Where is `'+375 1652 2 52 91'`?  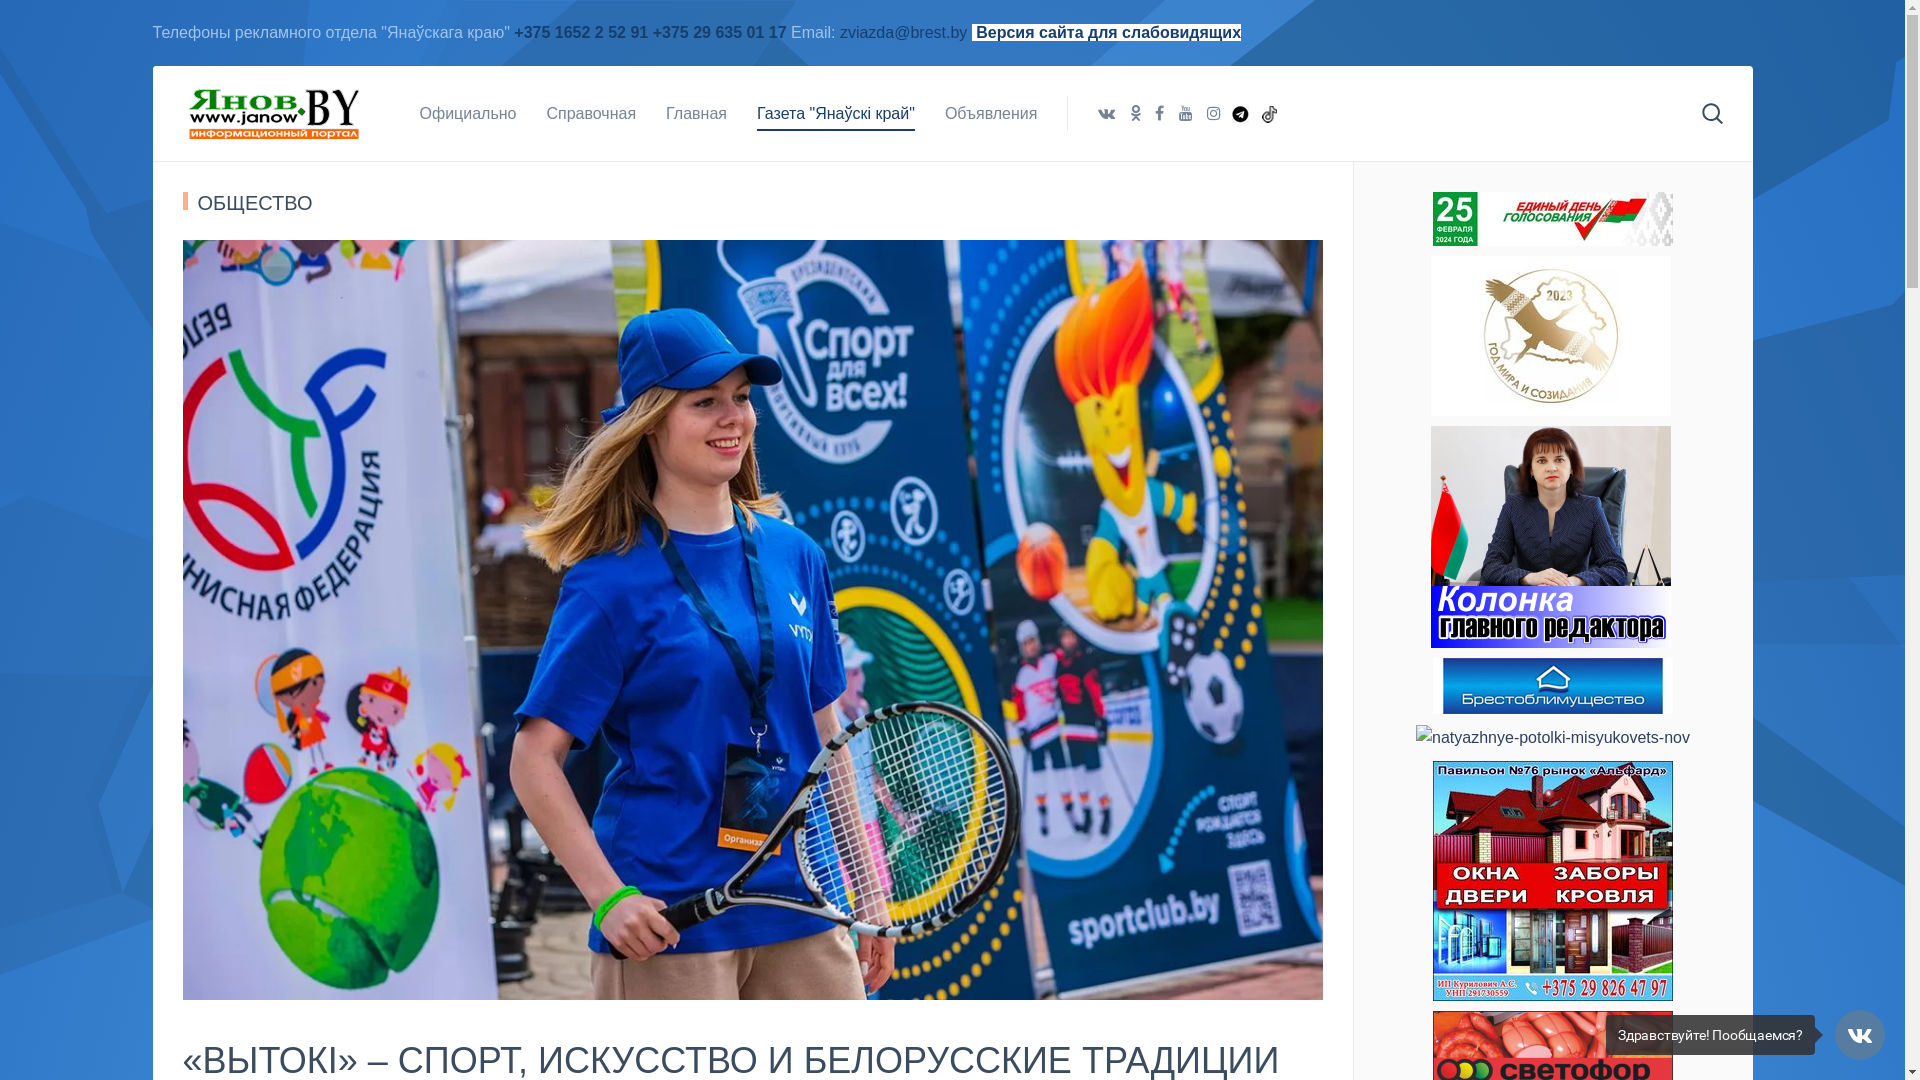 '+375 1652 2 52 91' is located at coordinates (579, 32).